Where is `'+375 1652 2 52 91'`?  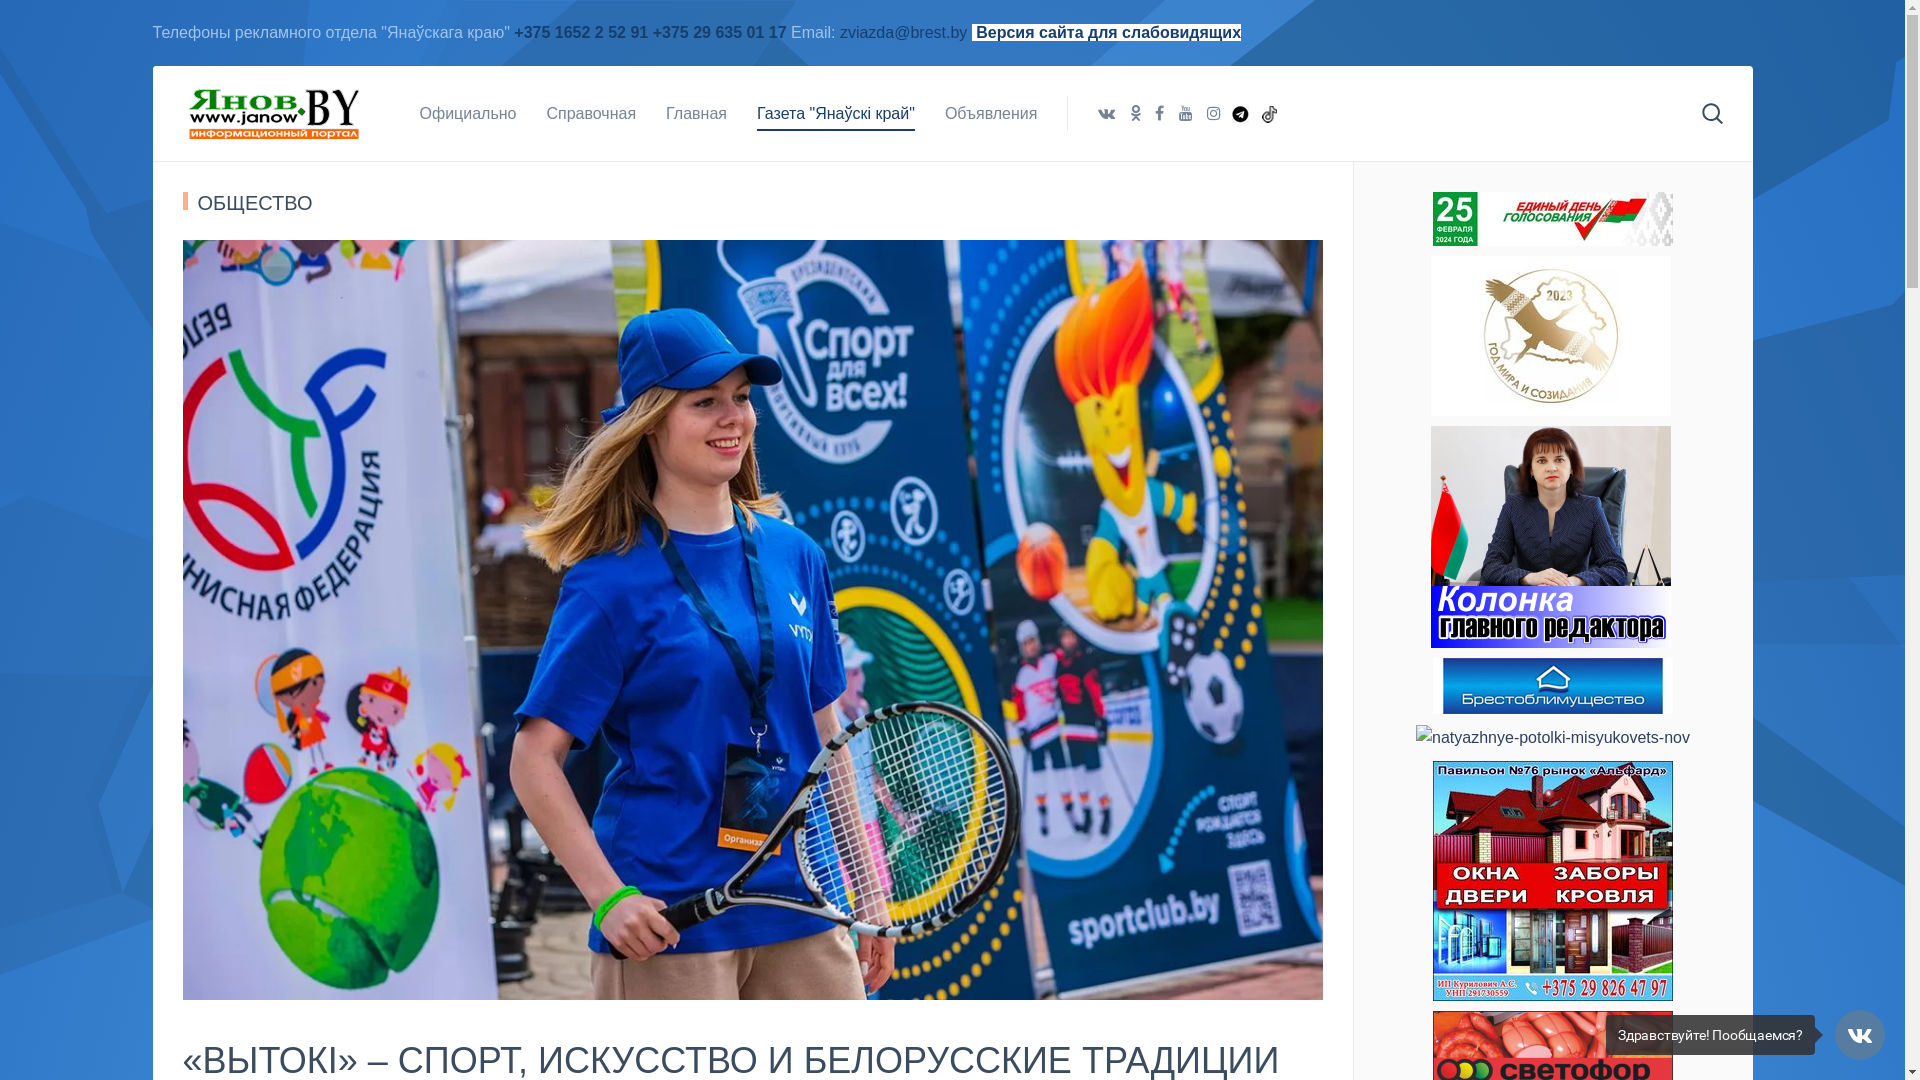 '+375 1652 2 52 91' is located at coordinates (579, 32).